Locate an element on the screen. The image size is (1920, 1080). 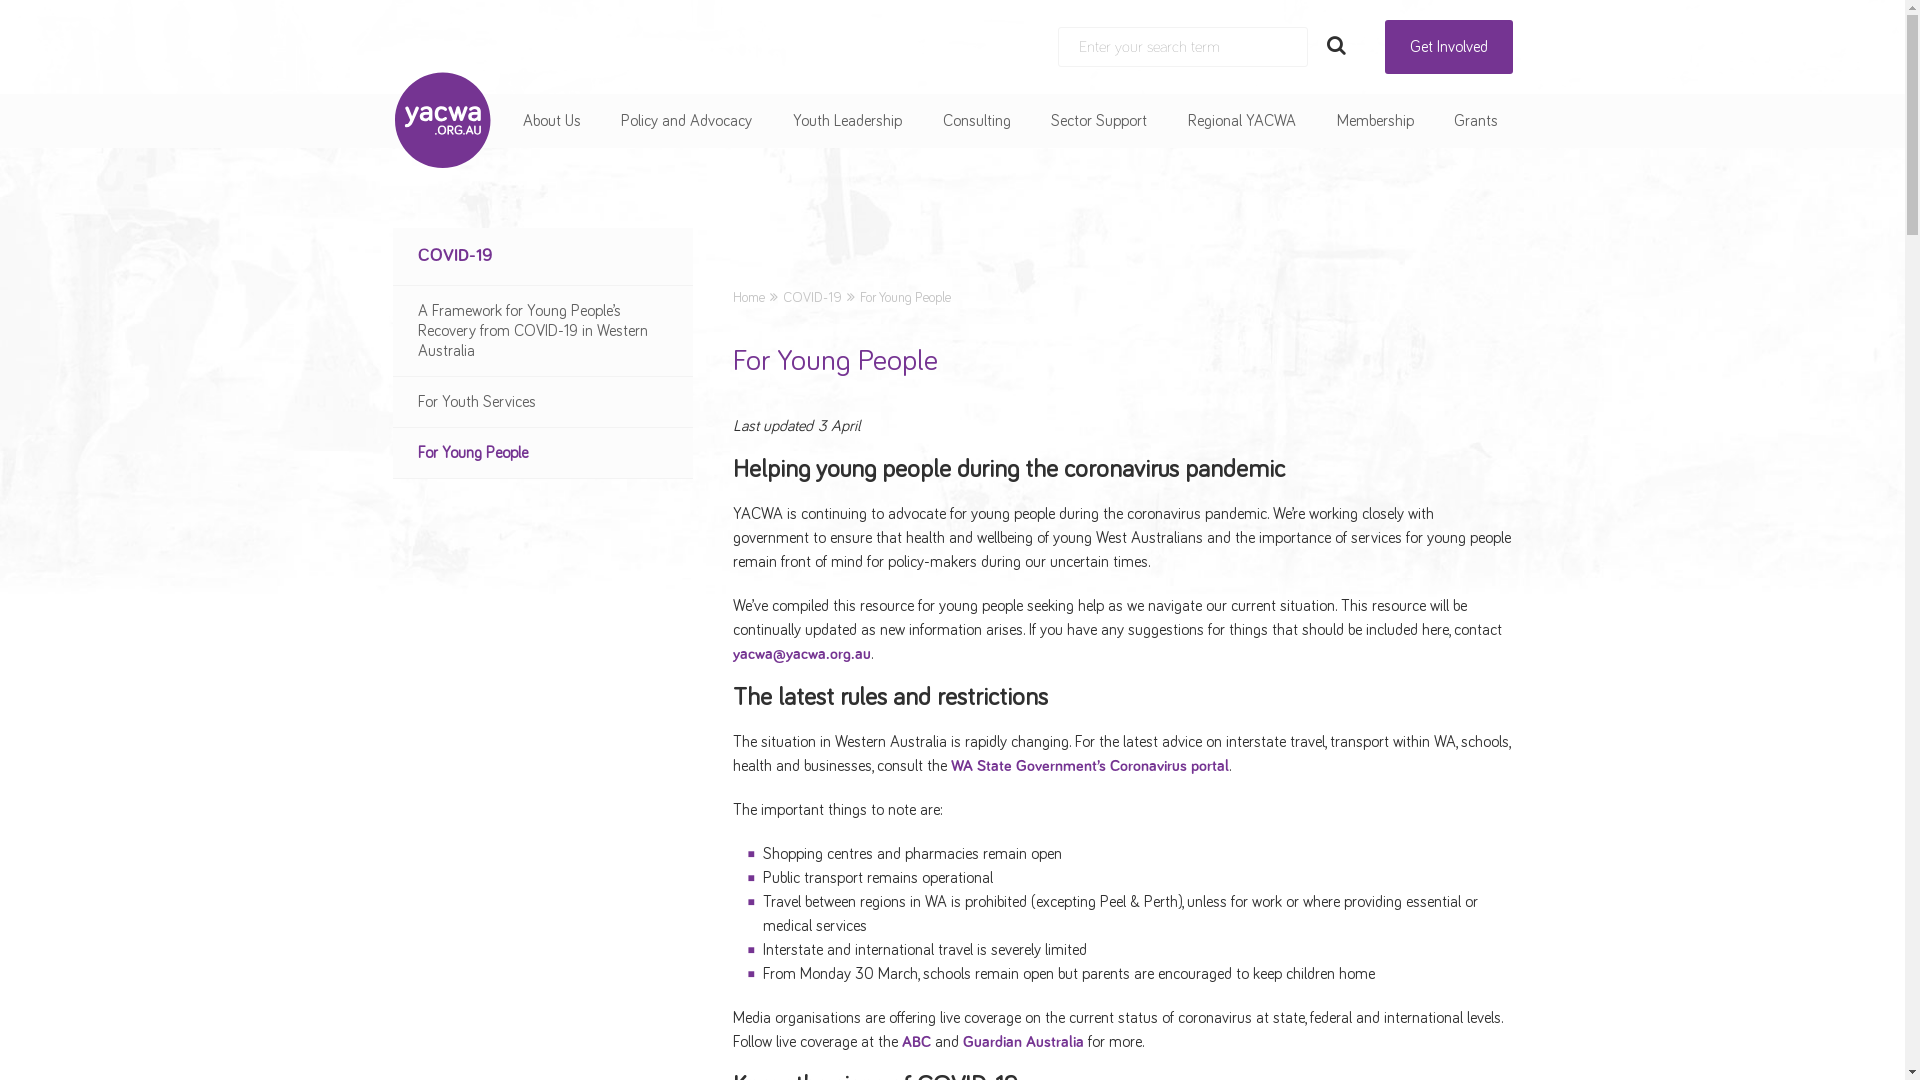
'ABC' is located at coordinates (915, 1040).